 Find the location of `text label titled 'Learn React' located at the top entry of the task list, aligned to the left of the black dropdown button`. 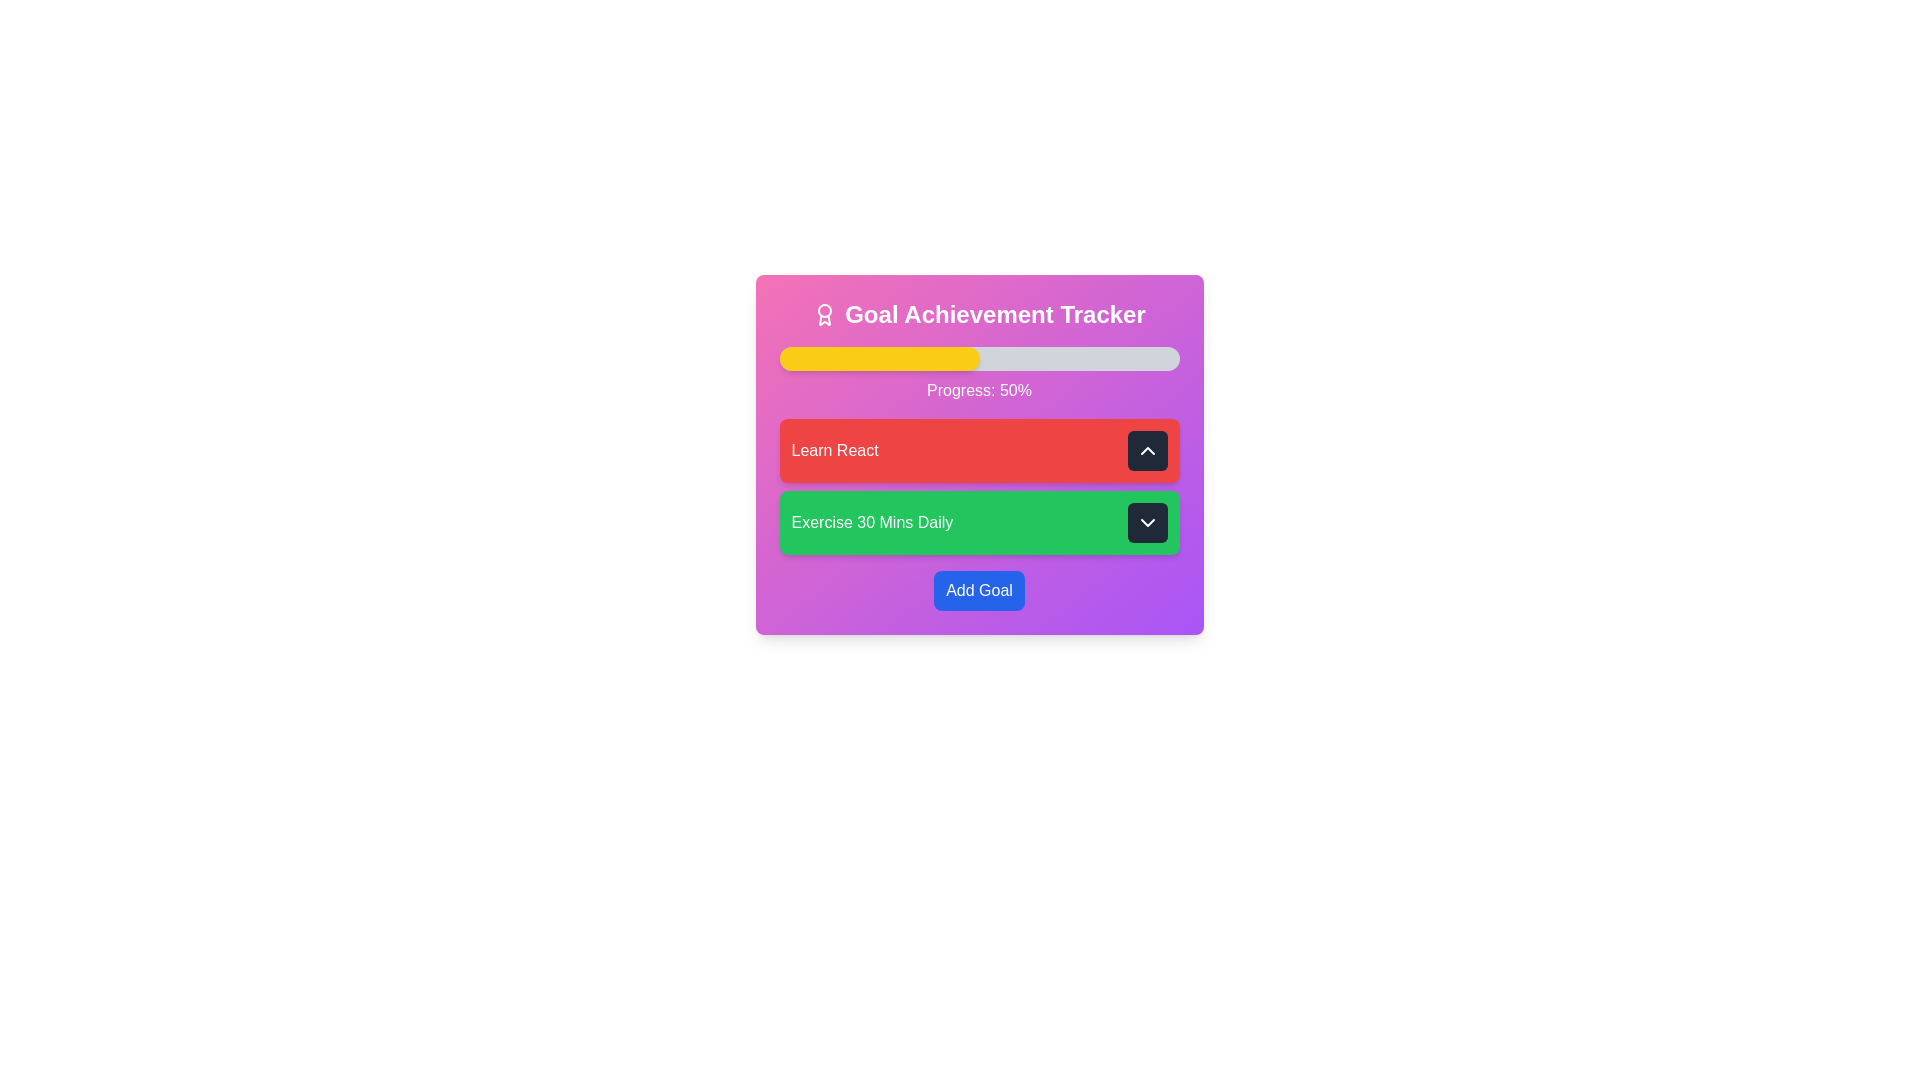

text label titled 'Learn React' located at the top entry of the task list, aligned to the left of the black dropdown button is located at coordinates (835, 451).